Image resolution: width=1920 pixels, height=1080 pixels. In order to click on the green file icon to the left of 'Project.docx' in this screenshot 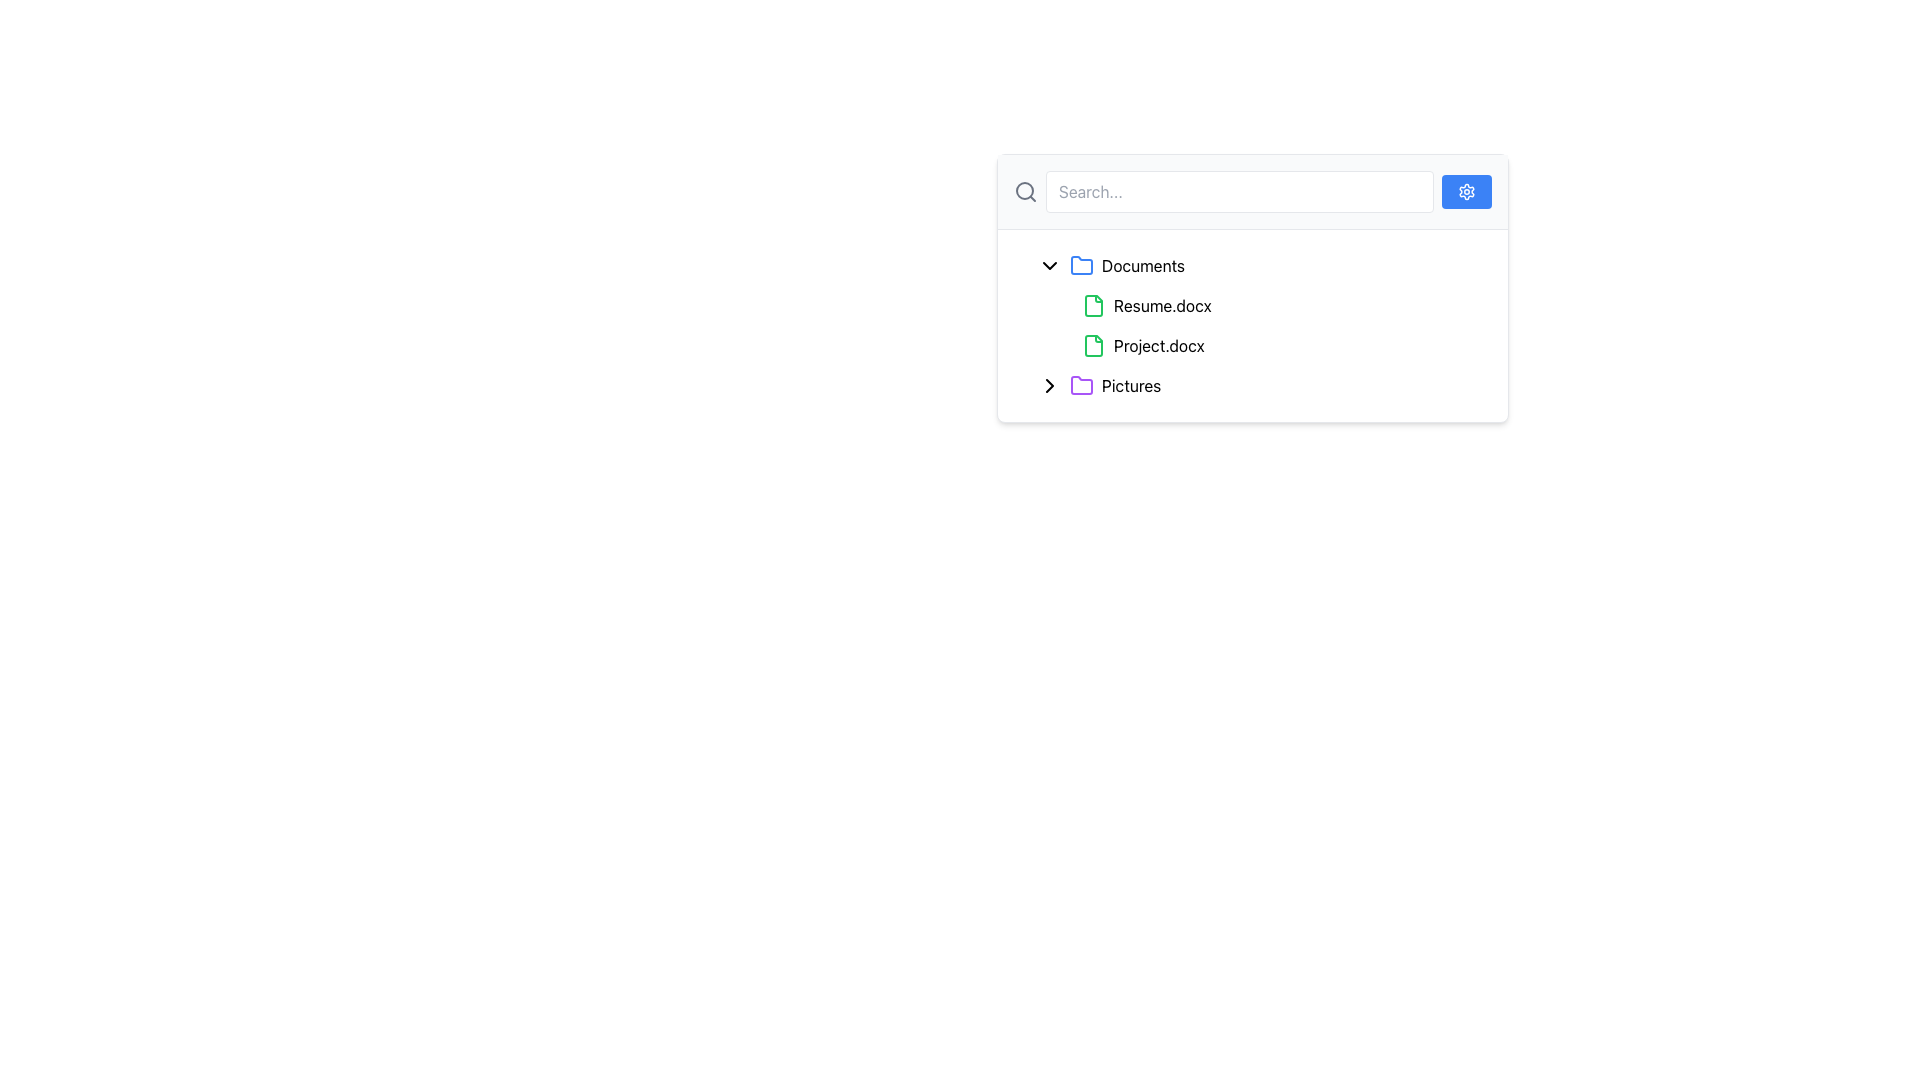, I will do `click(1093, 345)`.